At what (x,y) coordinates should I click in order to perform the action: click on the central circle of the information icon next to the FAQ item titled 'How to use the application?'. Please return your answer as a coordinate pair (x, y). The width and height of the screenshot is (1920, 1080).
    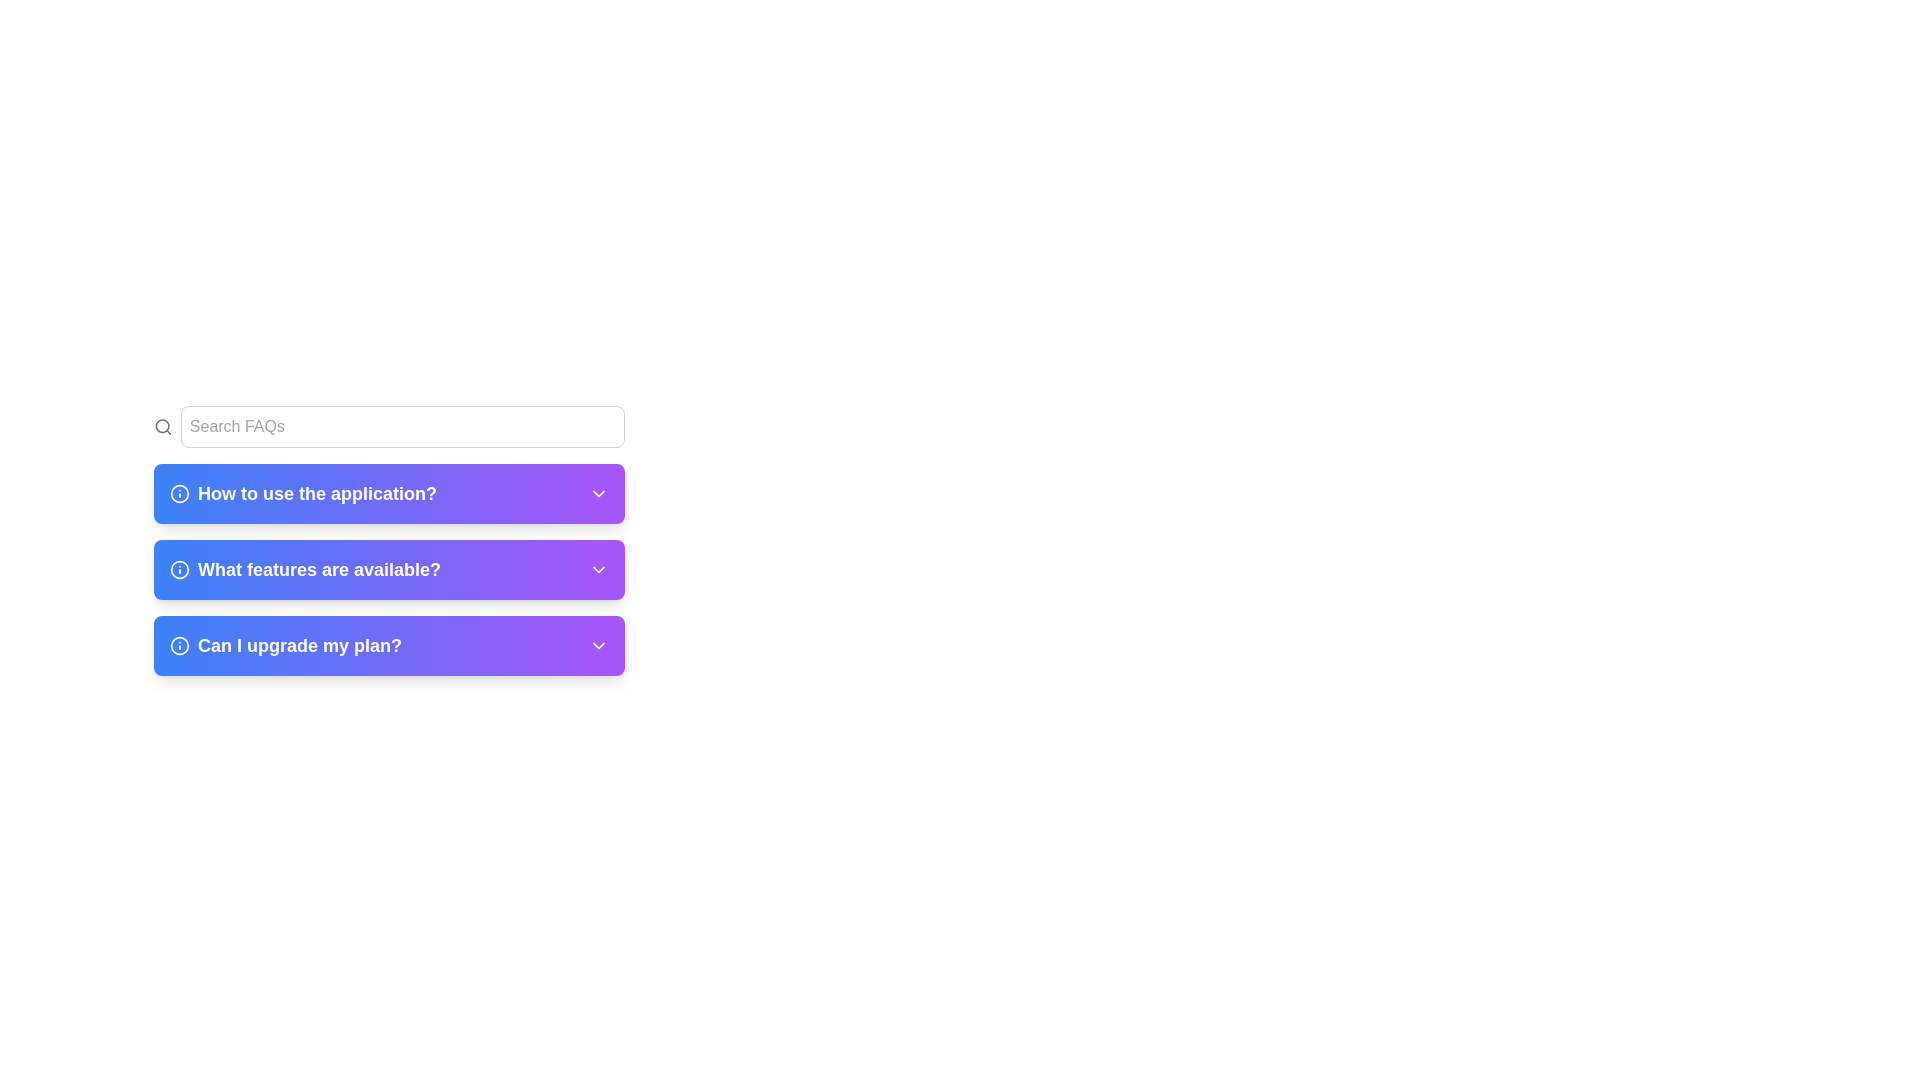
    Looking at the image, I should click on (180, 493).